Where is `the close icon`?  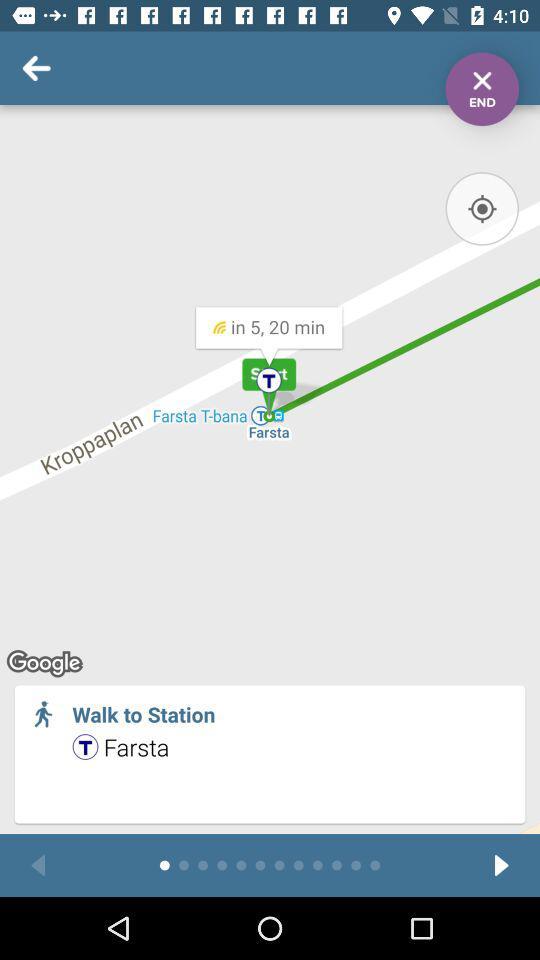 the close icon is located at coordinates (481, 89).